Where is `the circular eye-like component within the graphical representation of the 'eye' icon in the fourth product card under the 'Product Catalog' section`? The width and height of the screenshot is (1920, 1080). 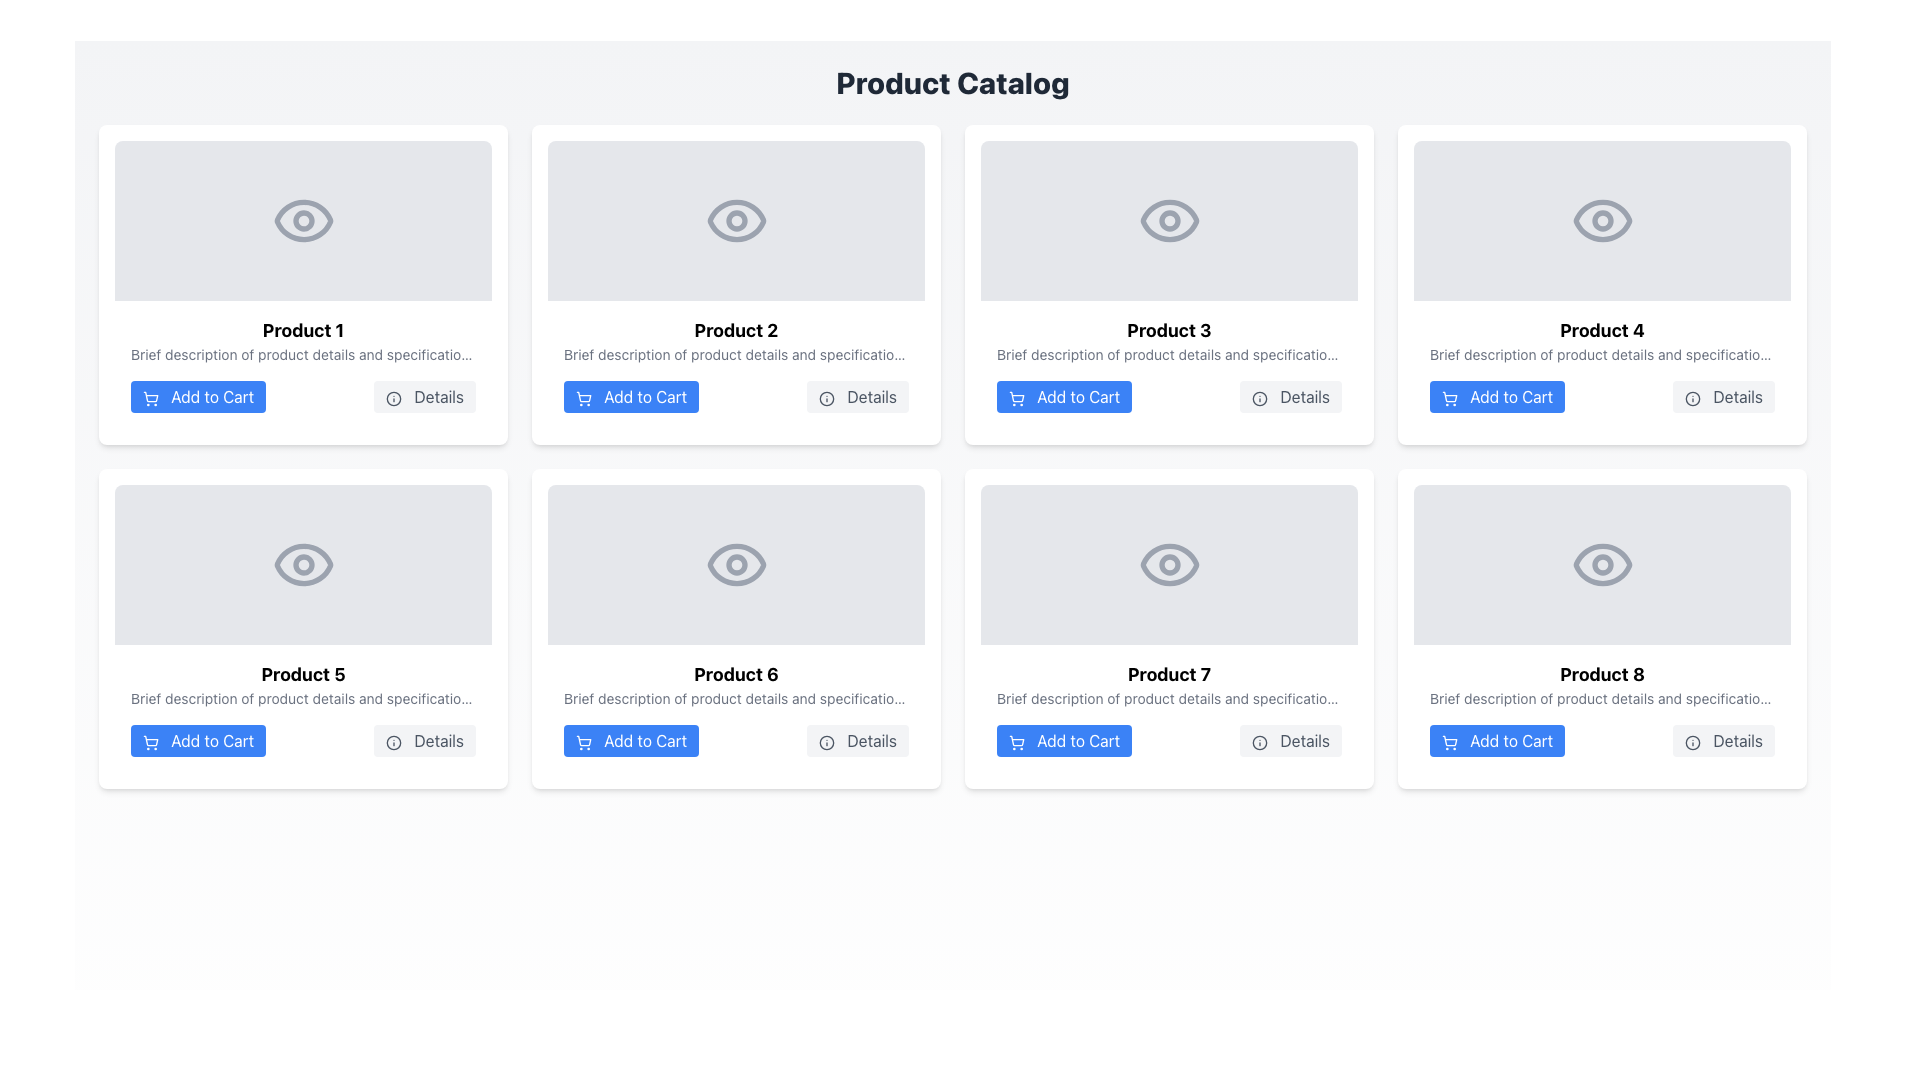 the circular eye-like component within the graphical representation of the 'eye' icon in the fourth product card under the 'Product Catalog' section is located at coordinates (1602, 220).